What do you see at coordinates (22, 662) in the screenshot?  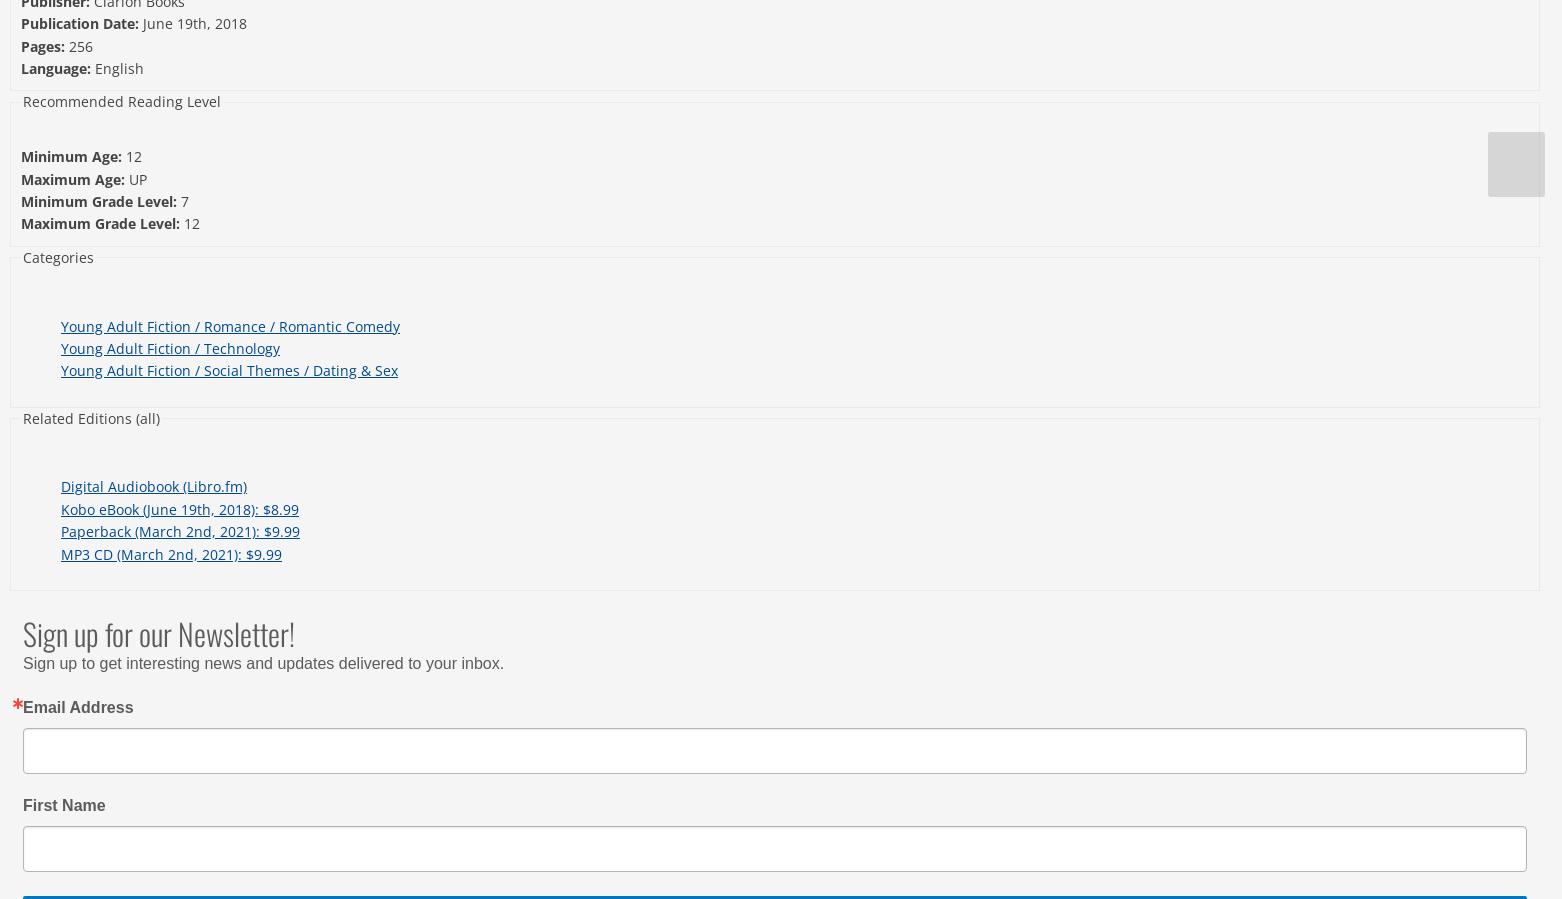 I see `'Sign up to get interesting news and updates delivered to your inbox.'` at bounding box center [22, 662].